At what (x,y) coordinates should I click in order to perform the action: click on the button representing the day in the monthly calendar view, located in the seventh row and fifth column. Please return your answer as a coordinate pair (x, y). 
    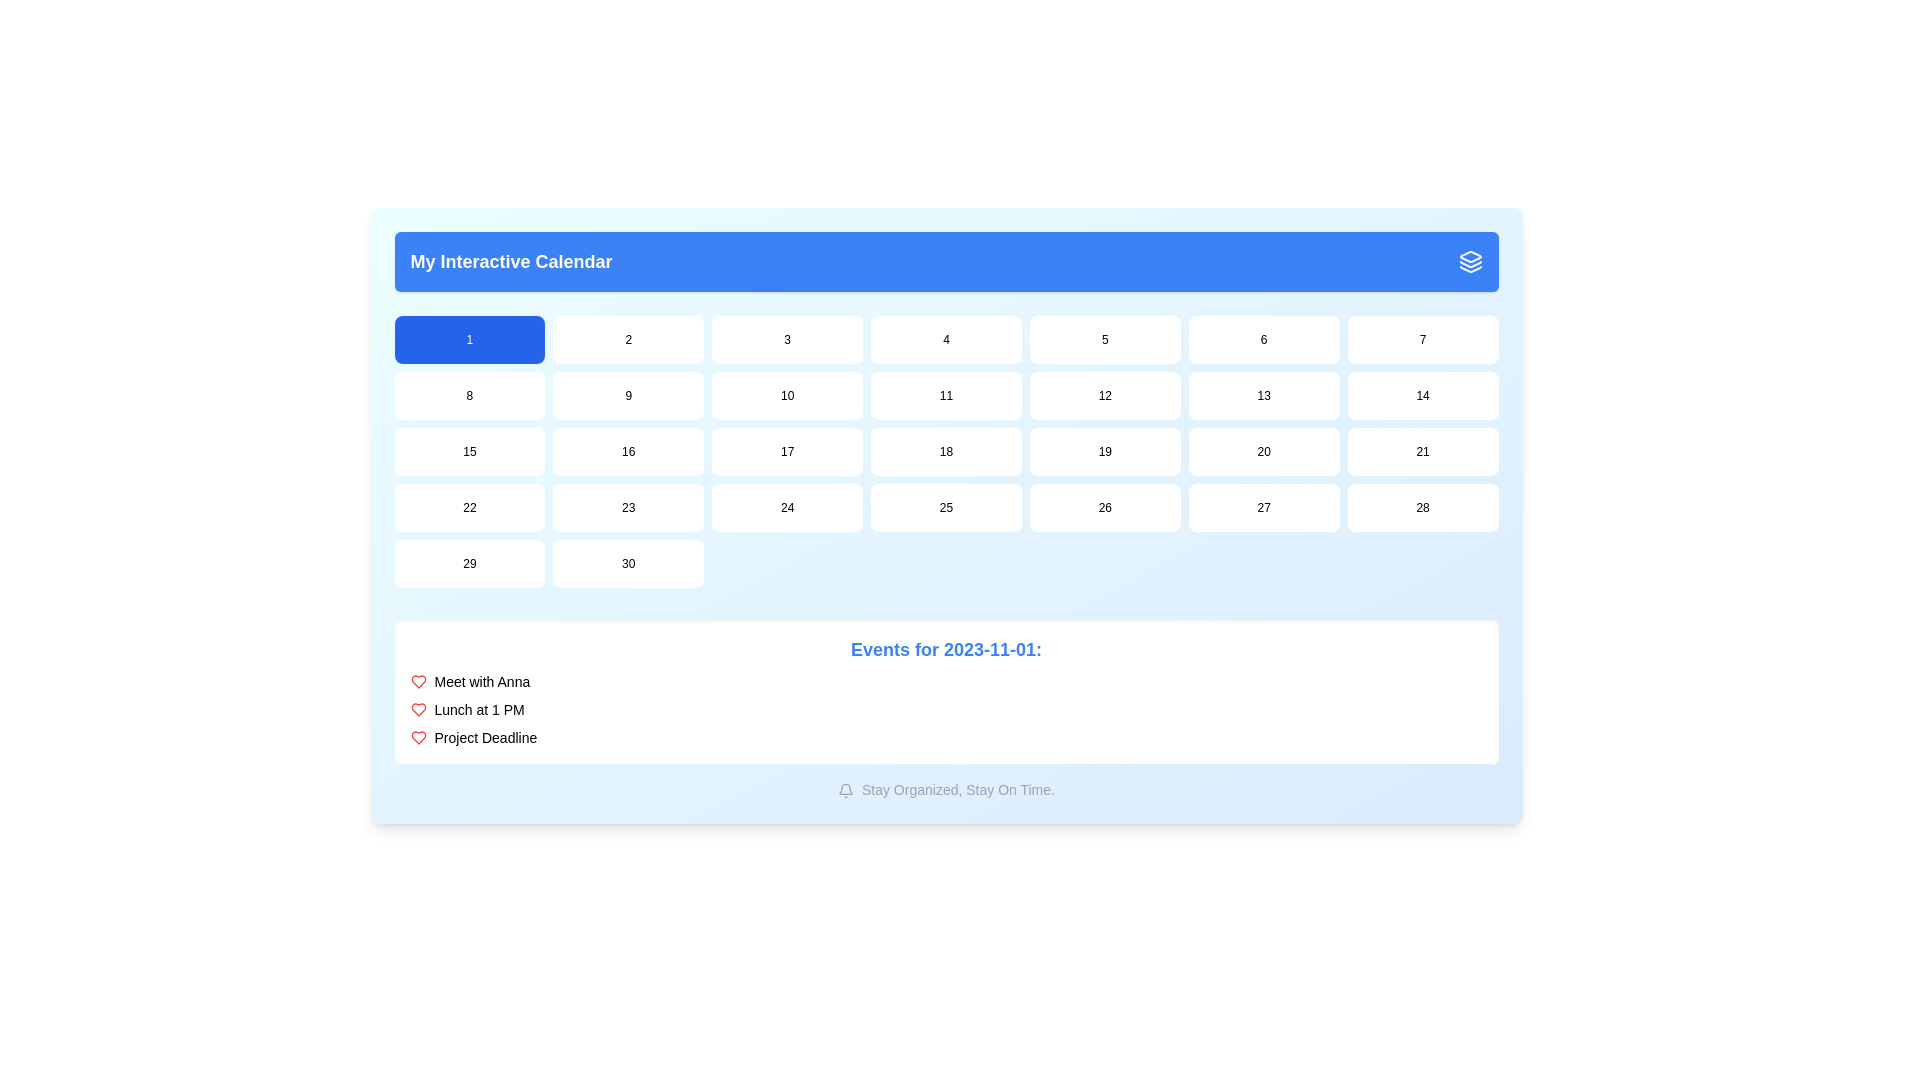
    Looking at the image, I should click on (1104, 507).